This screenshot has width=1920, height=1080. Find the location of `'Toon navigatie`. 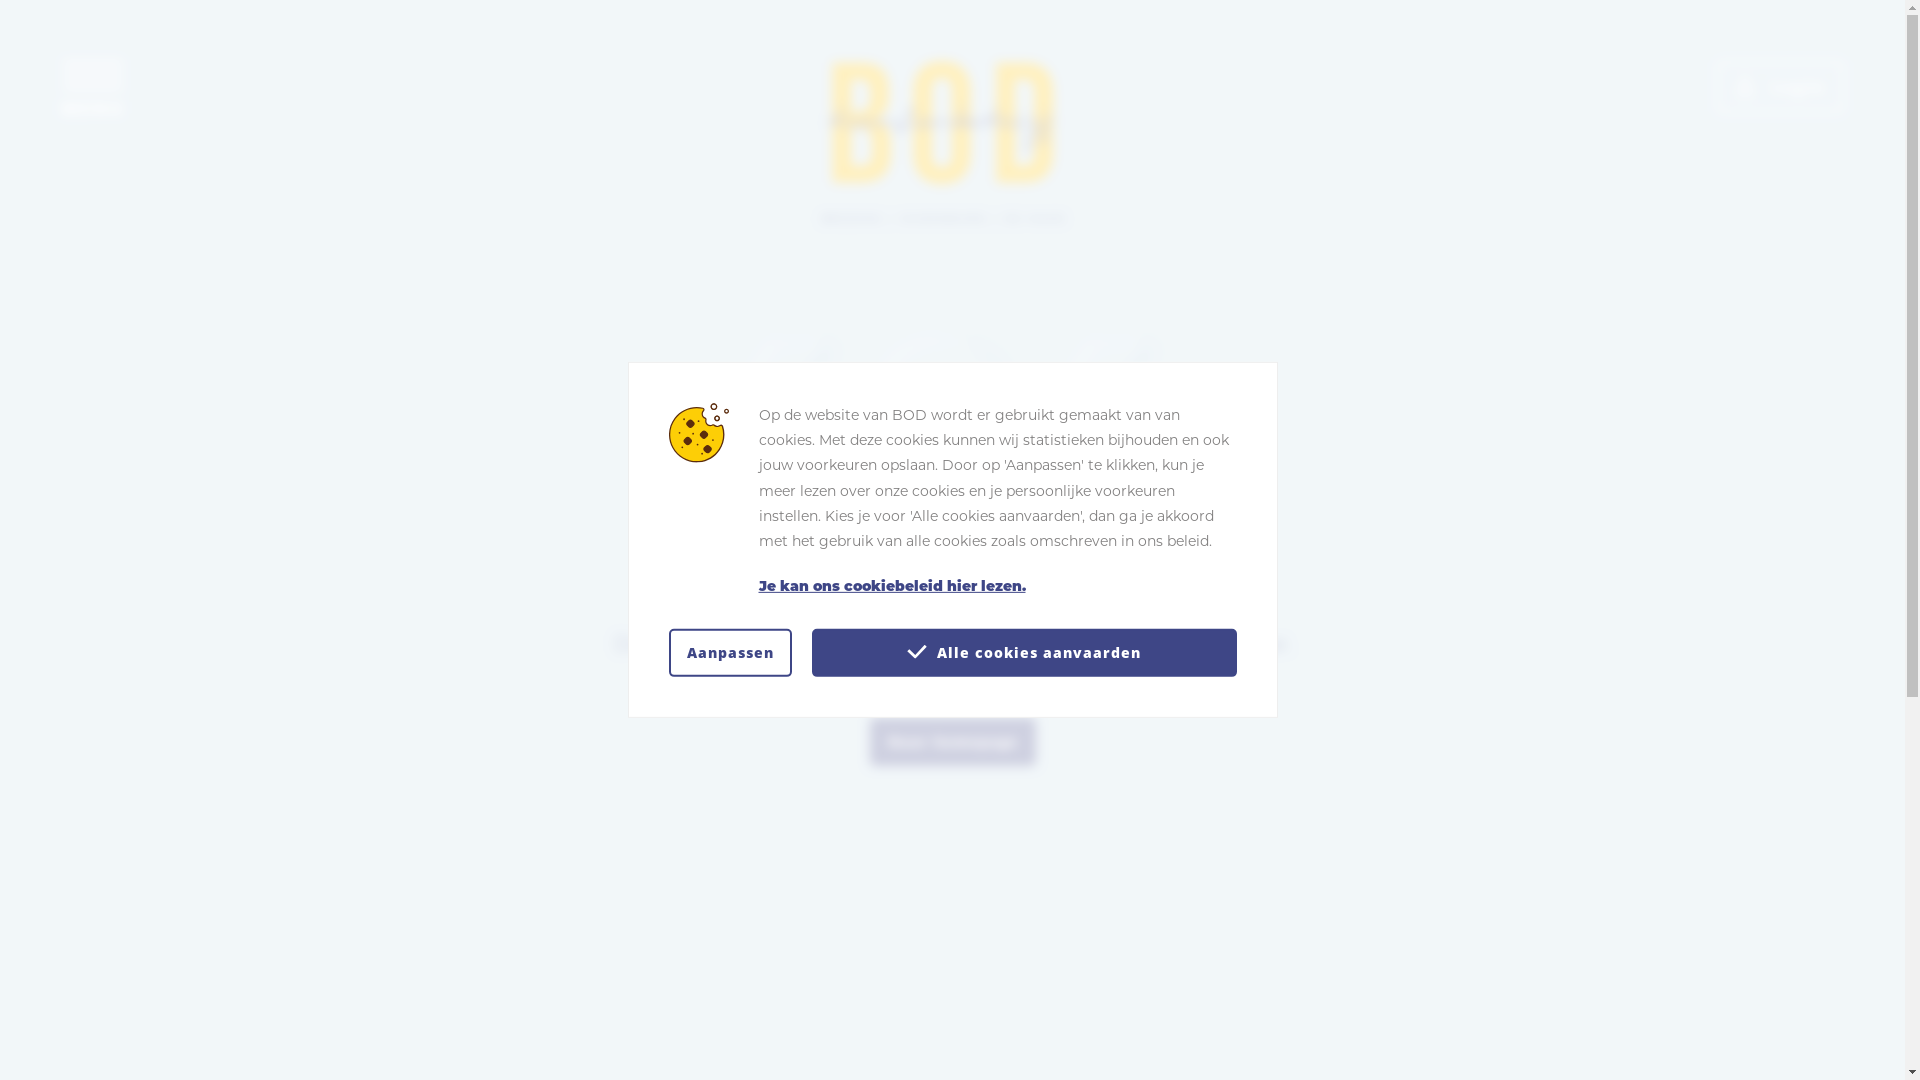

'Toon navigatie is located at coordinates (91, 87).